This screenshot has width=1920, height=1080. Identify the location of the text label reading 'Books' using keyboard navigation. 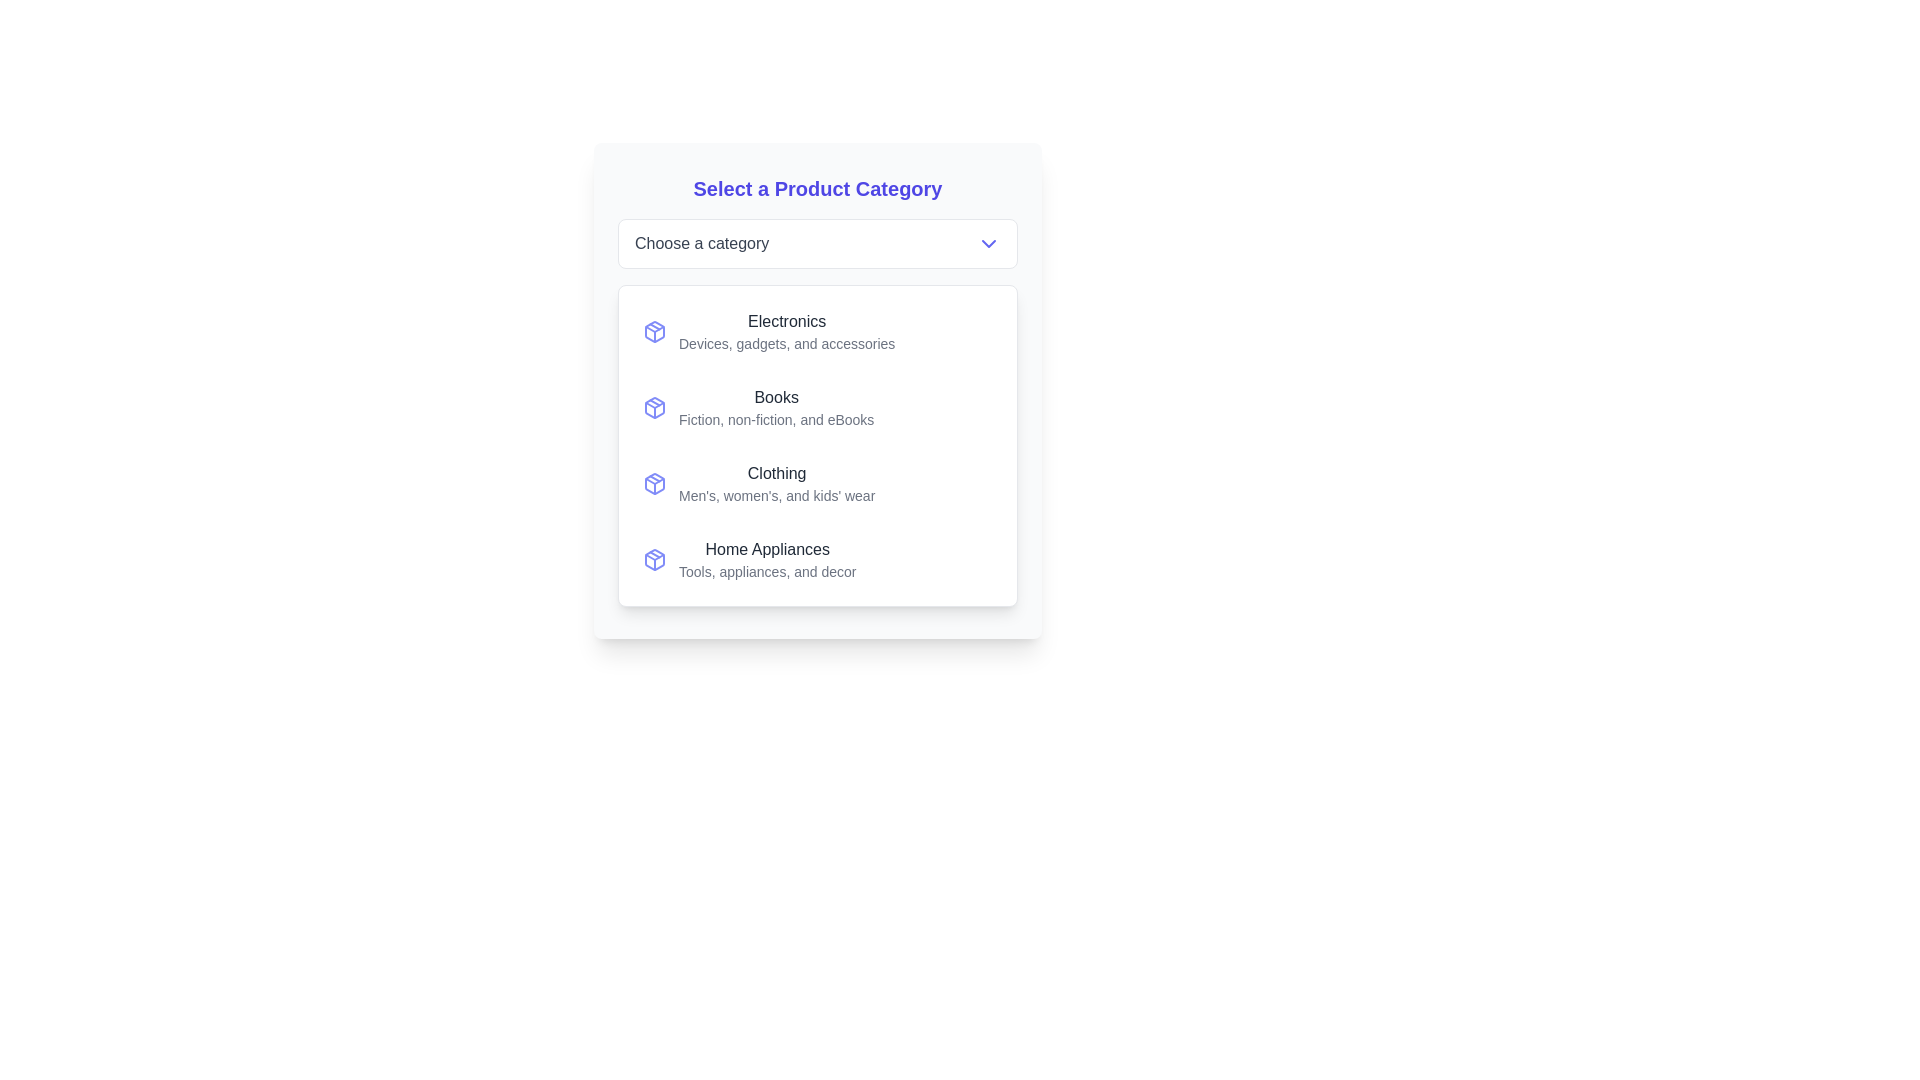
(775, 397).